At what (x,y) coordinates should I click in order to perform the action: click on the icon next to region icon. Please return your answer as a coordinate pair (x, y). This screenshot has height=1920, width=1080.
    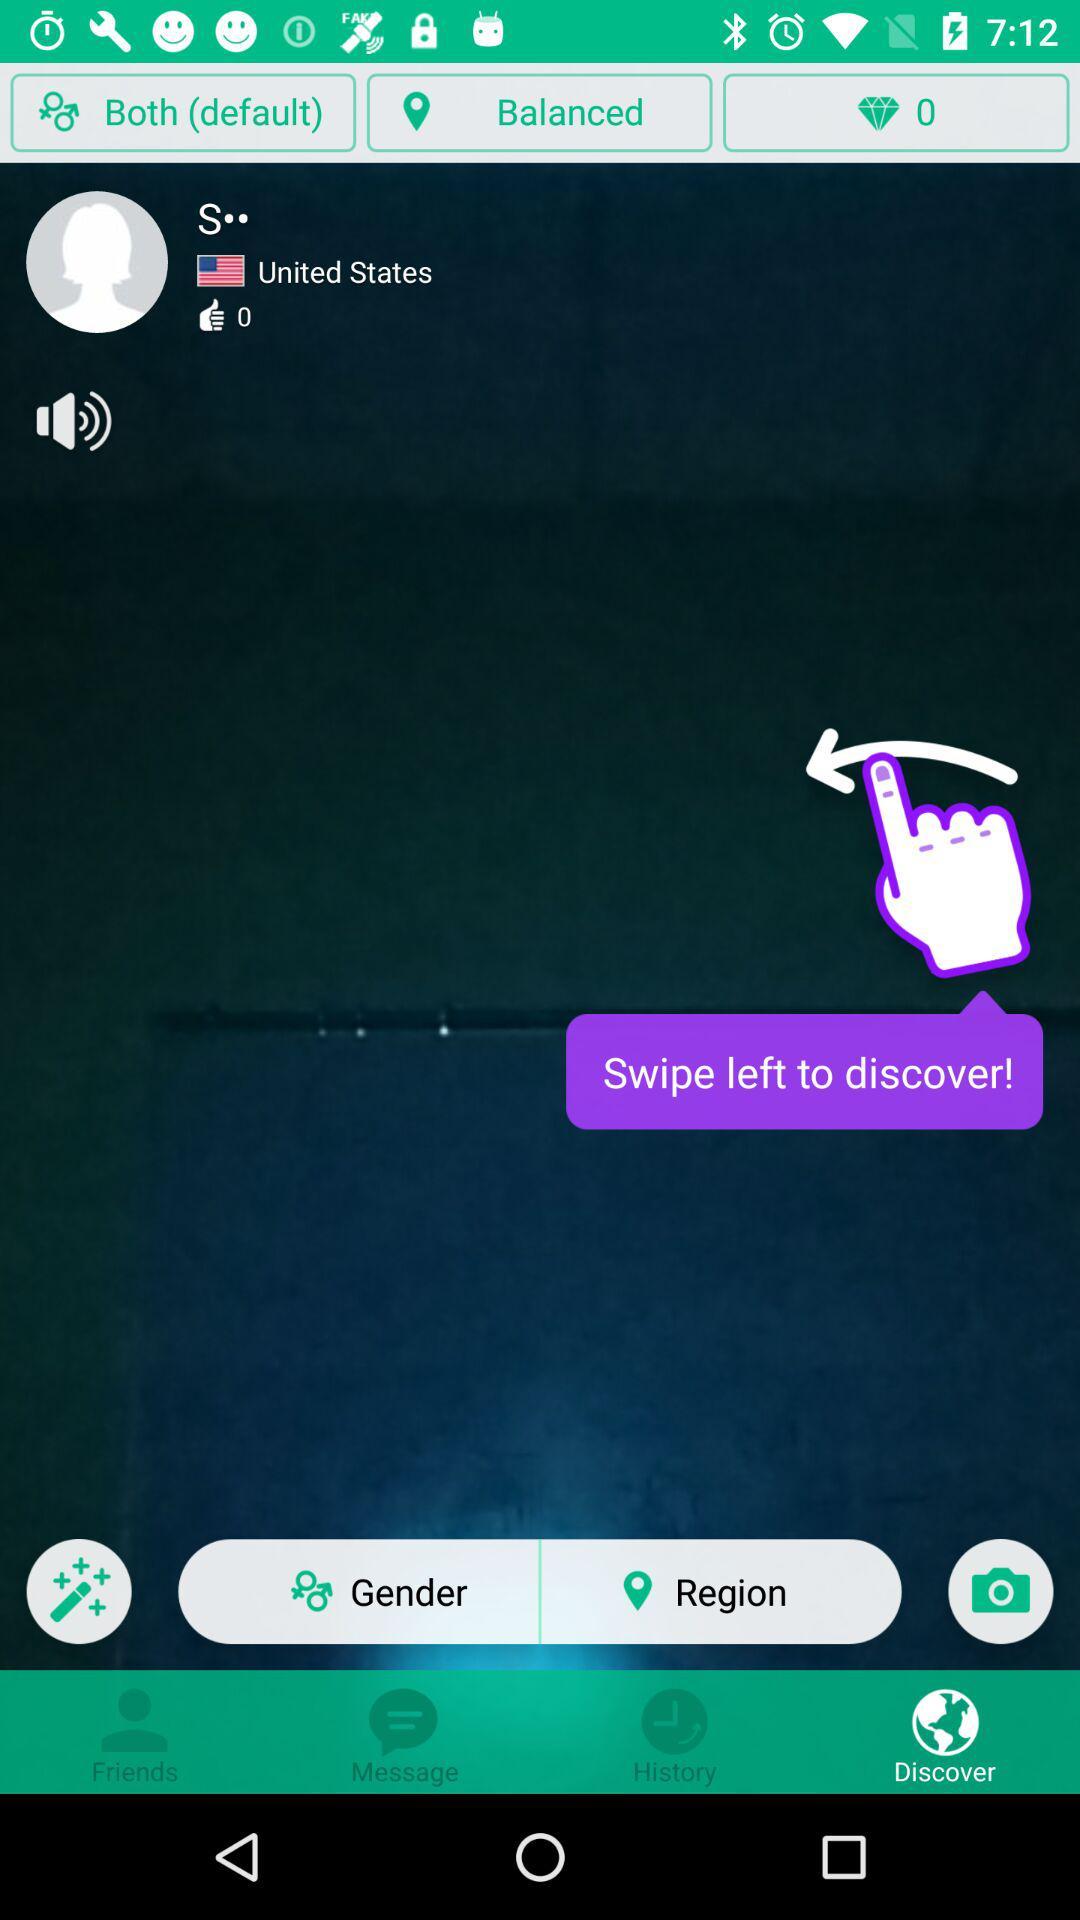
    Looking at the image, I should click on (1000, 1604).